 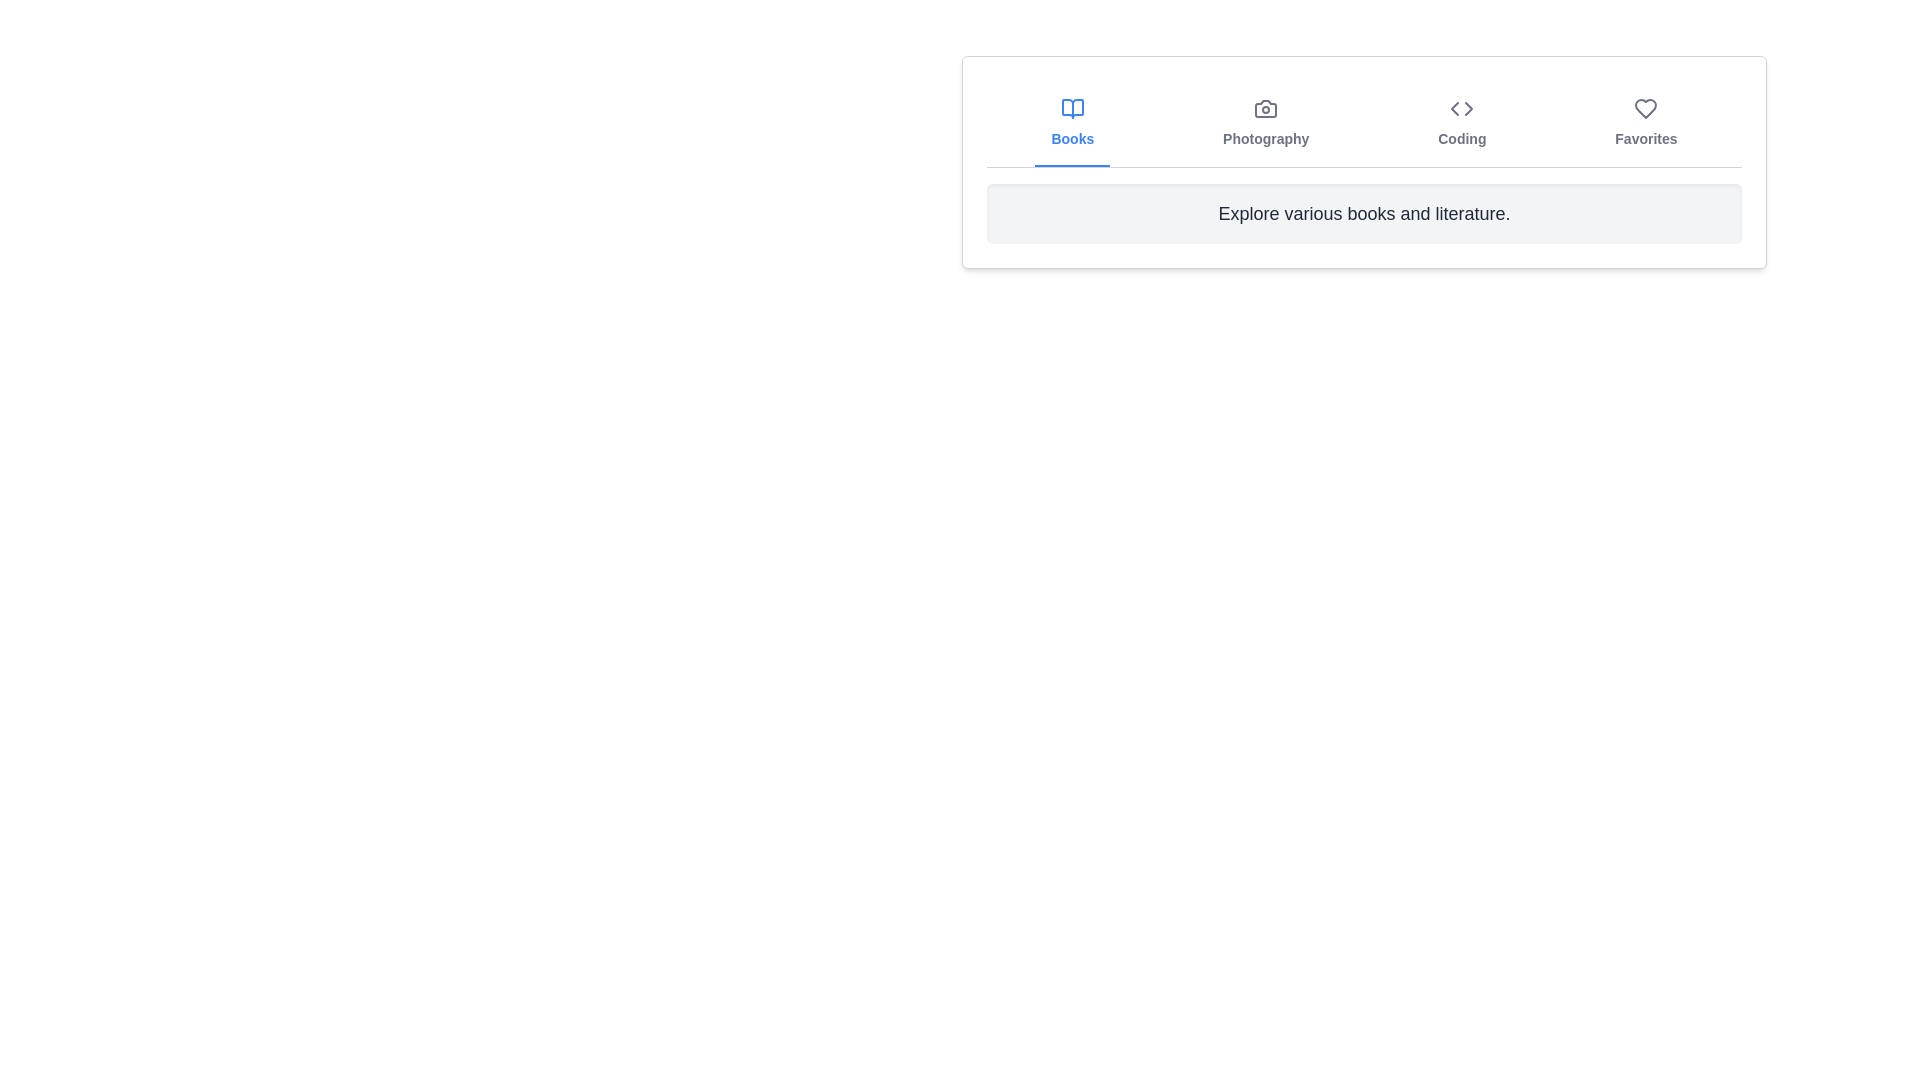 I want to click on text content of the 'Books' label, which is the first item in the navigation bar located directly below the open book icon, so click(x=1071, y=137).